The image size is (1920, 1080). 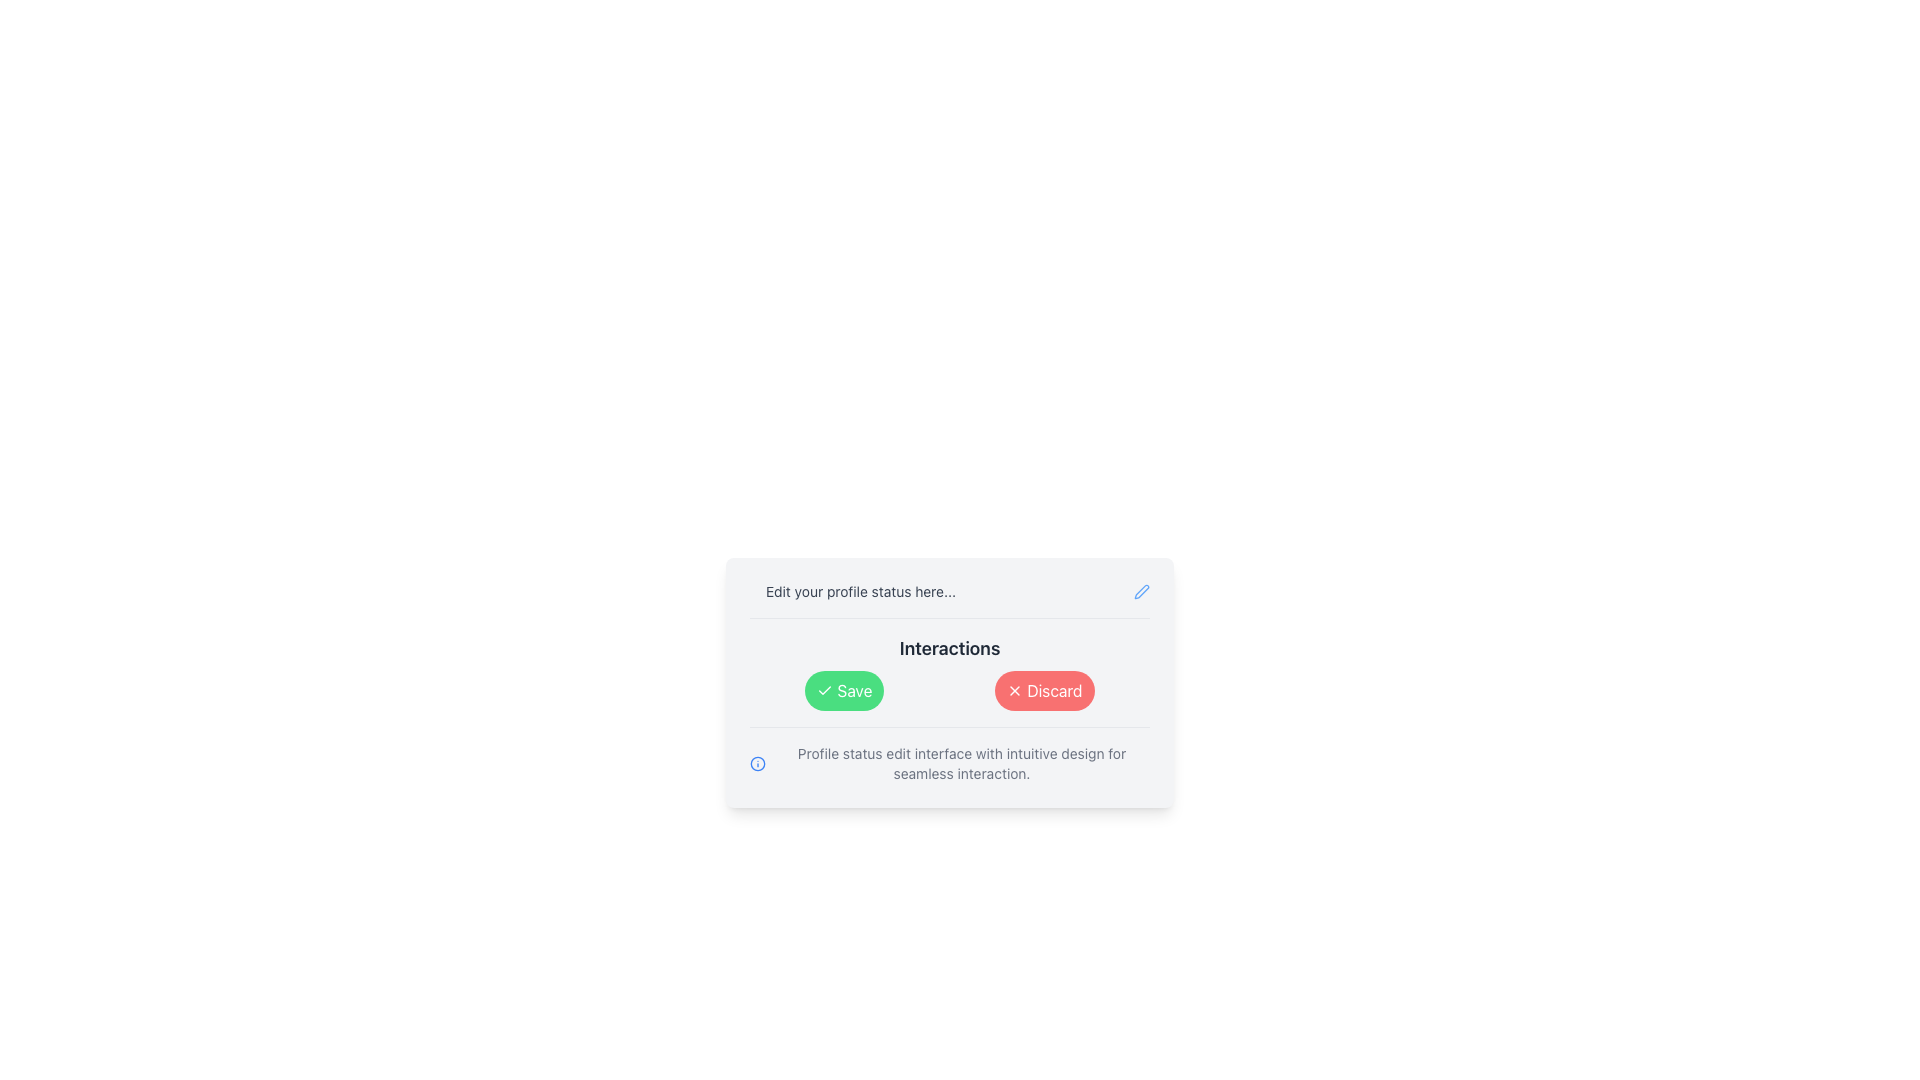 What do you see at coordinates (860, 590) in the screenshot?
I see `the informational text label that provides guidance for users to edit their profile status, located at the top central part of the card interface` at bounding box center [860, 590].